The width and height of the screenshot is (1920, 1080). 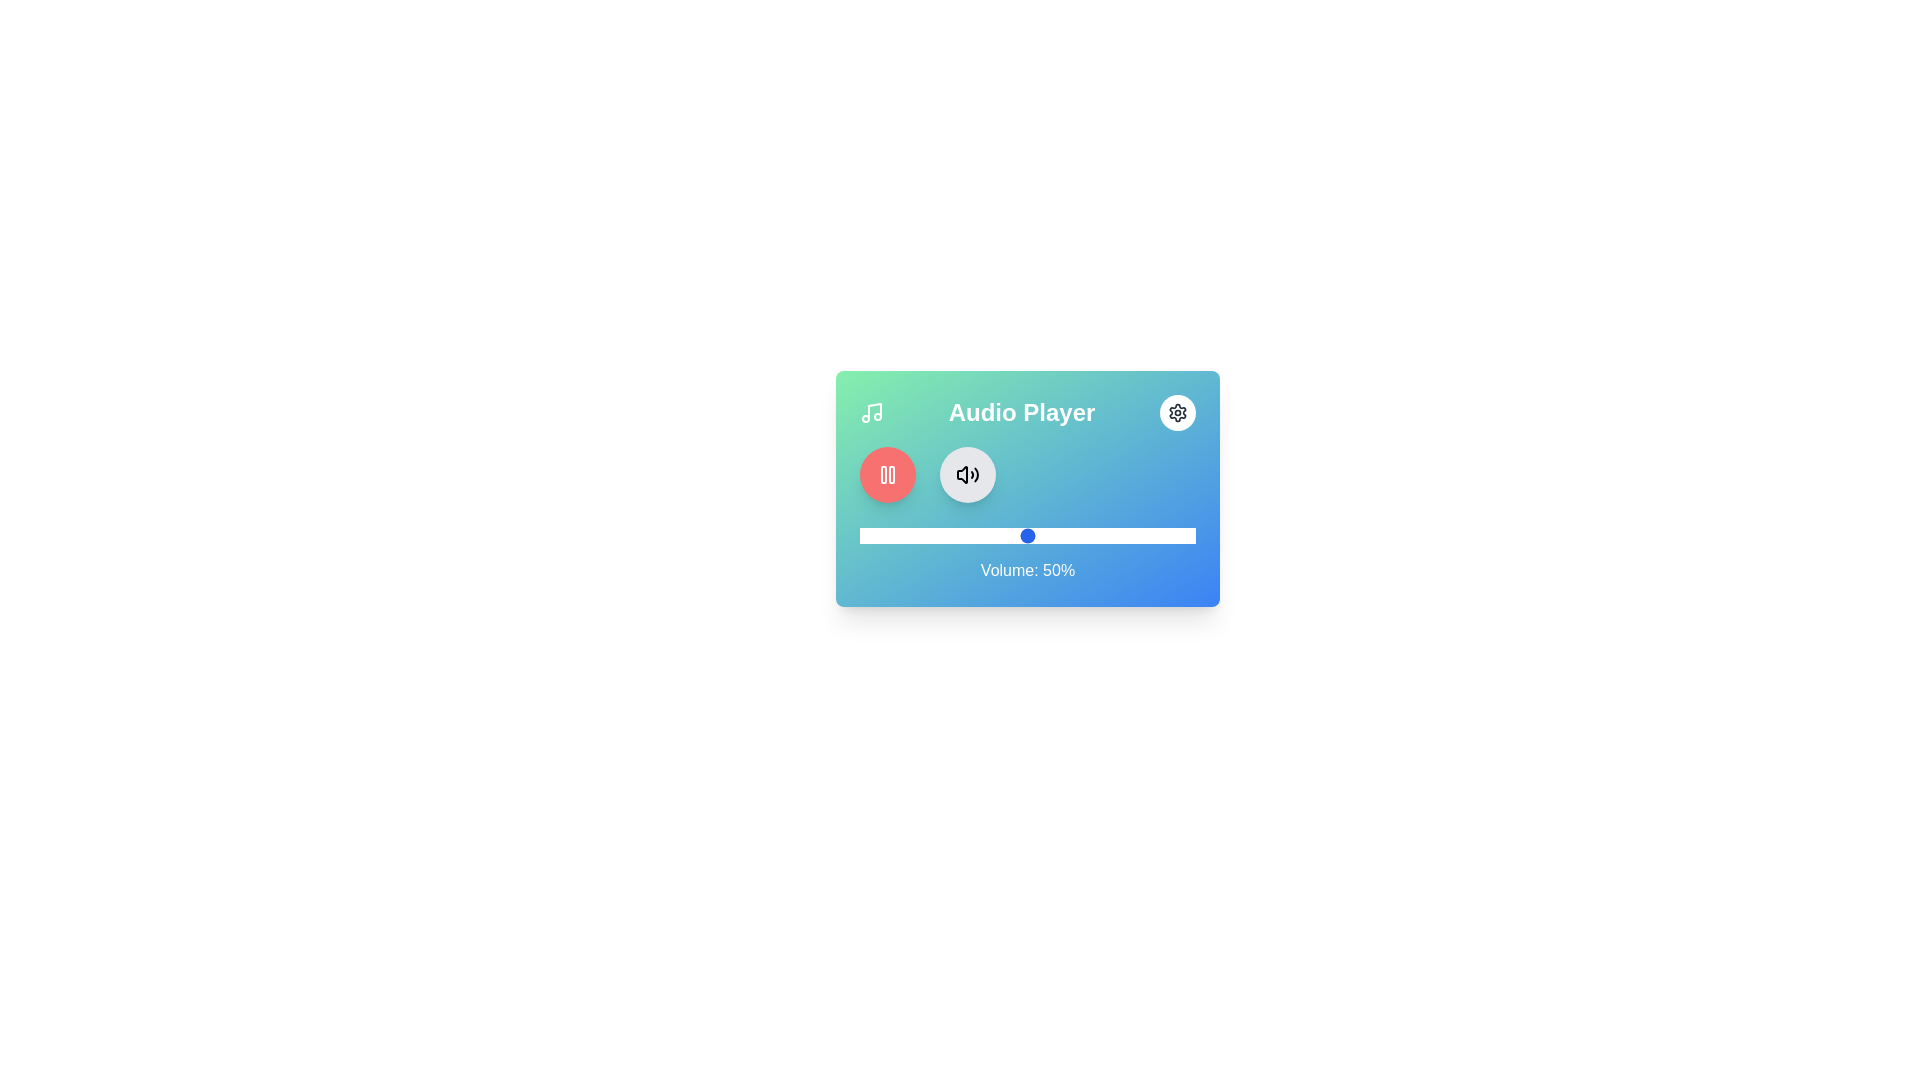 What do you see at coordinates (1177, 411) in the screenshot?
I see `the Settings Cog icon located at the top-right corner of the audio player interface` at bounding box center [1177, 411].